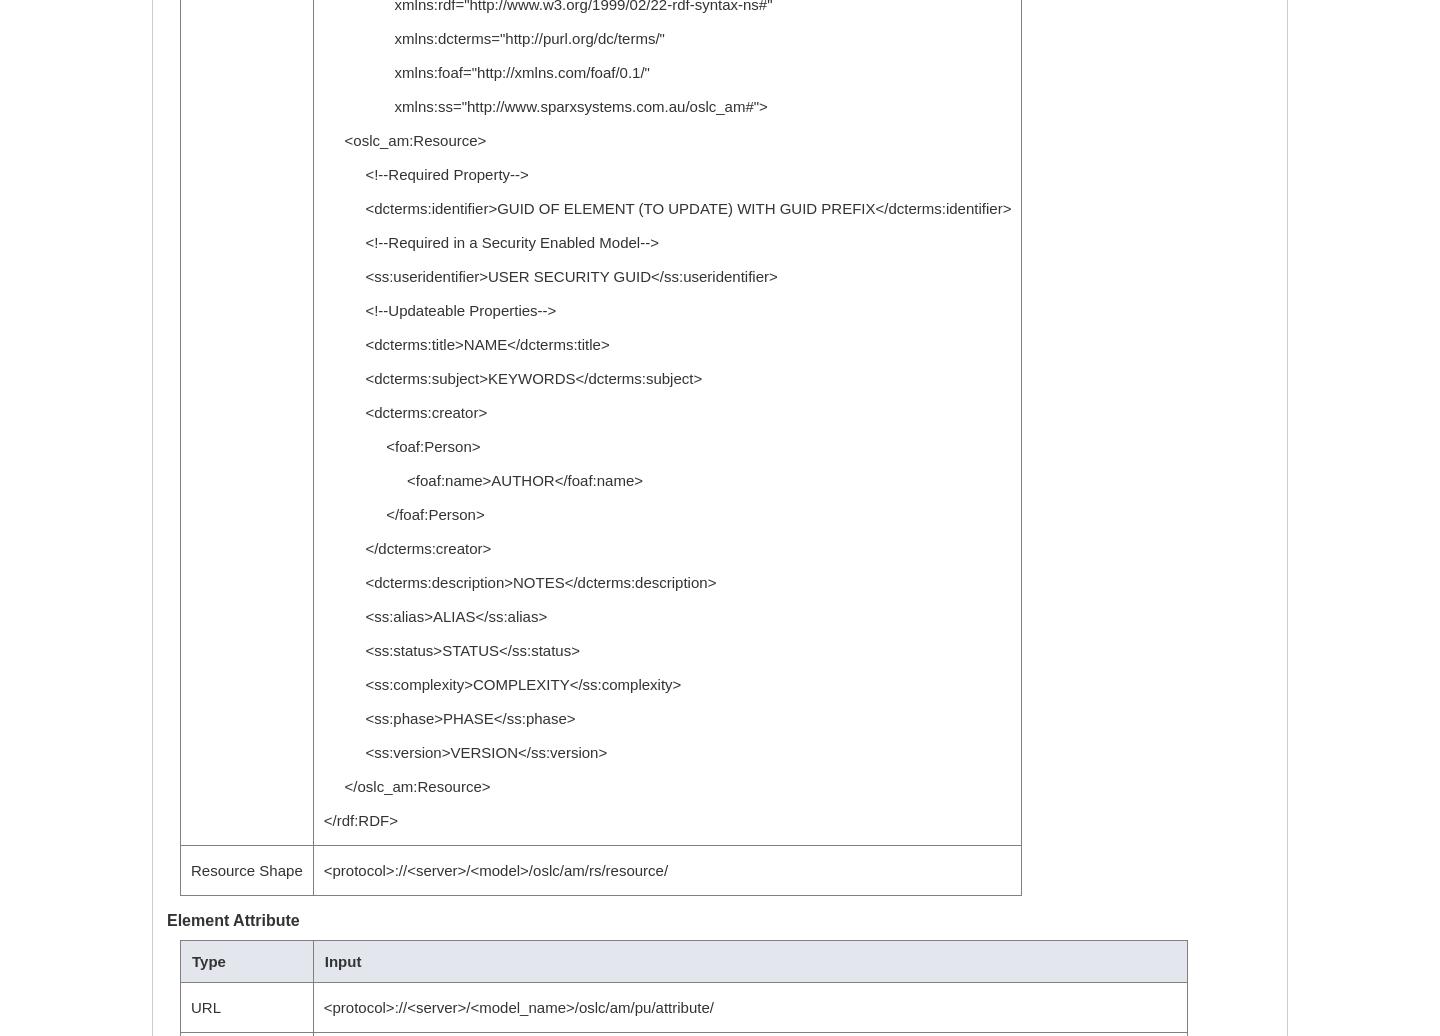 This screenshot has width=1440, height=1036. What do you see at coordinates (464, 752) in the screenshot?
I see `'<ss:version>VERSION</ss:version>'` at bounding box center [464, 752].